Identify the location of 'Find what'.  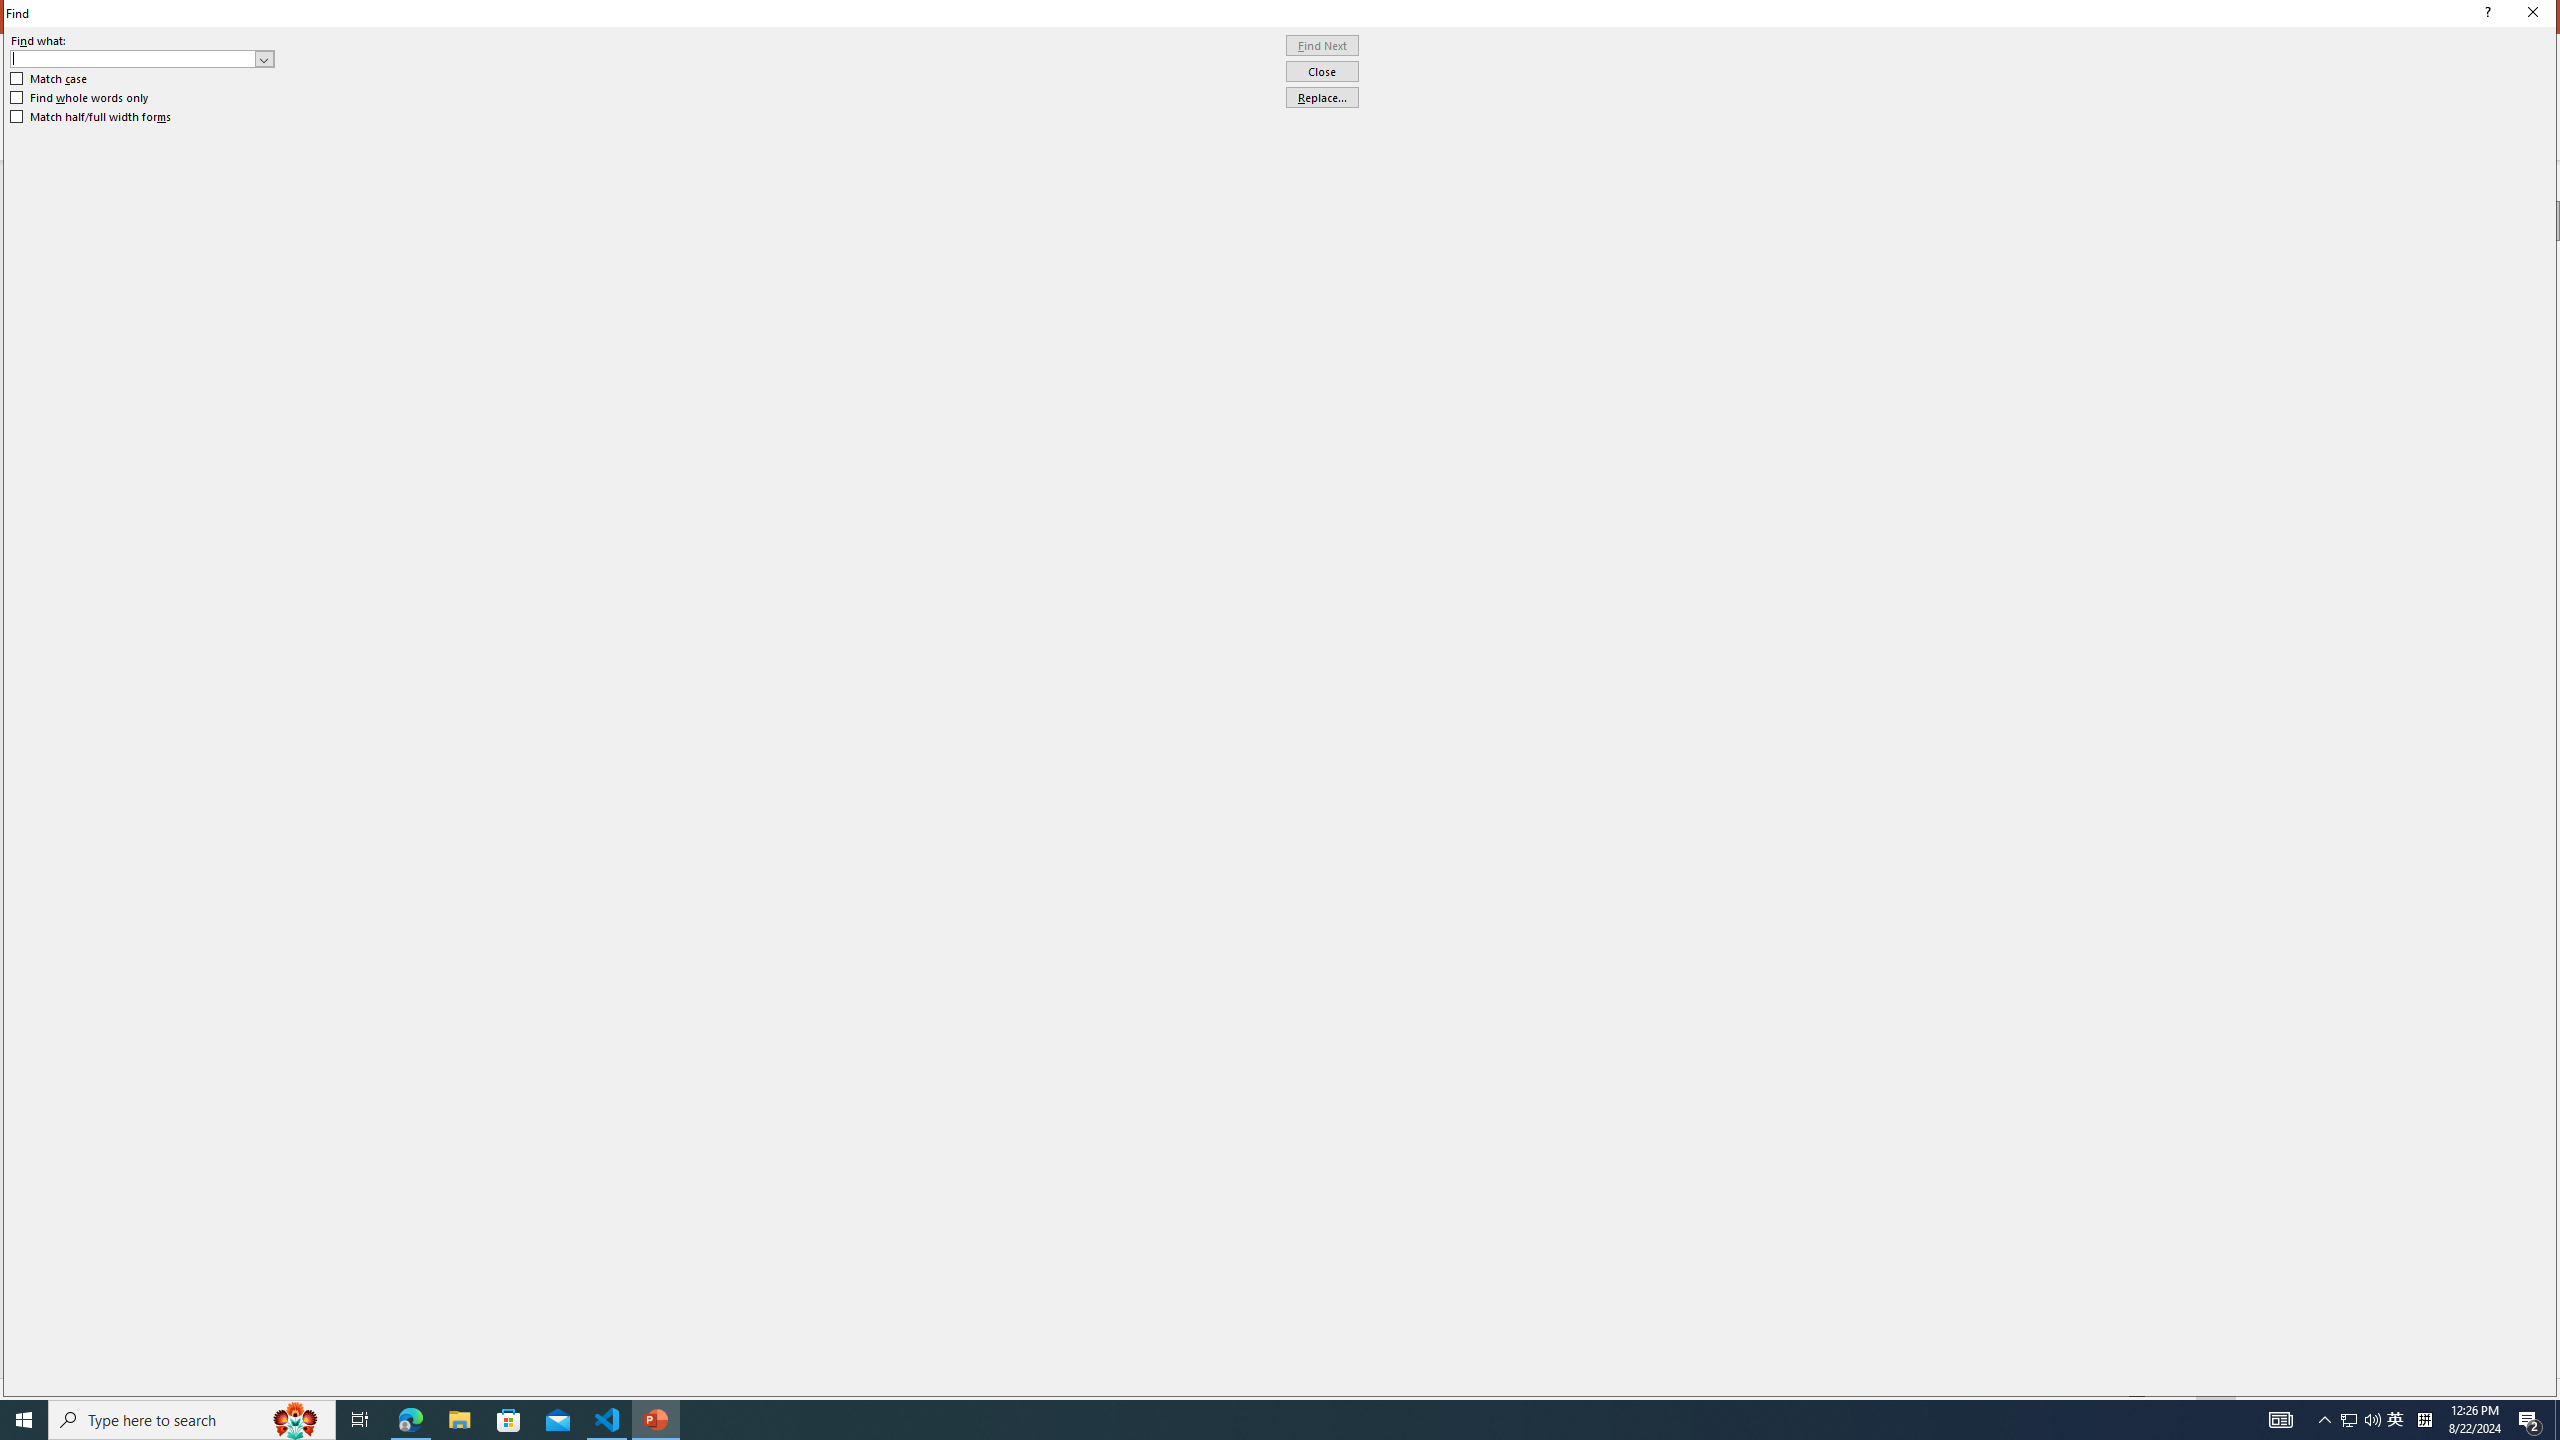
(133, 58).